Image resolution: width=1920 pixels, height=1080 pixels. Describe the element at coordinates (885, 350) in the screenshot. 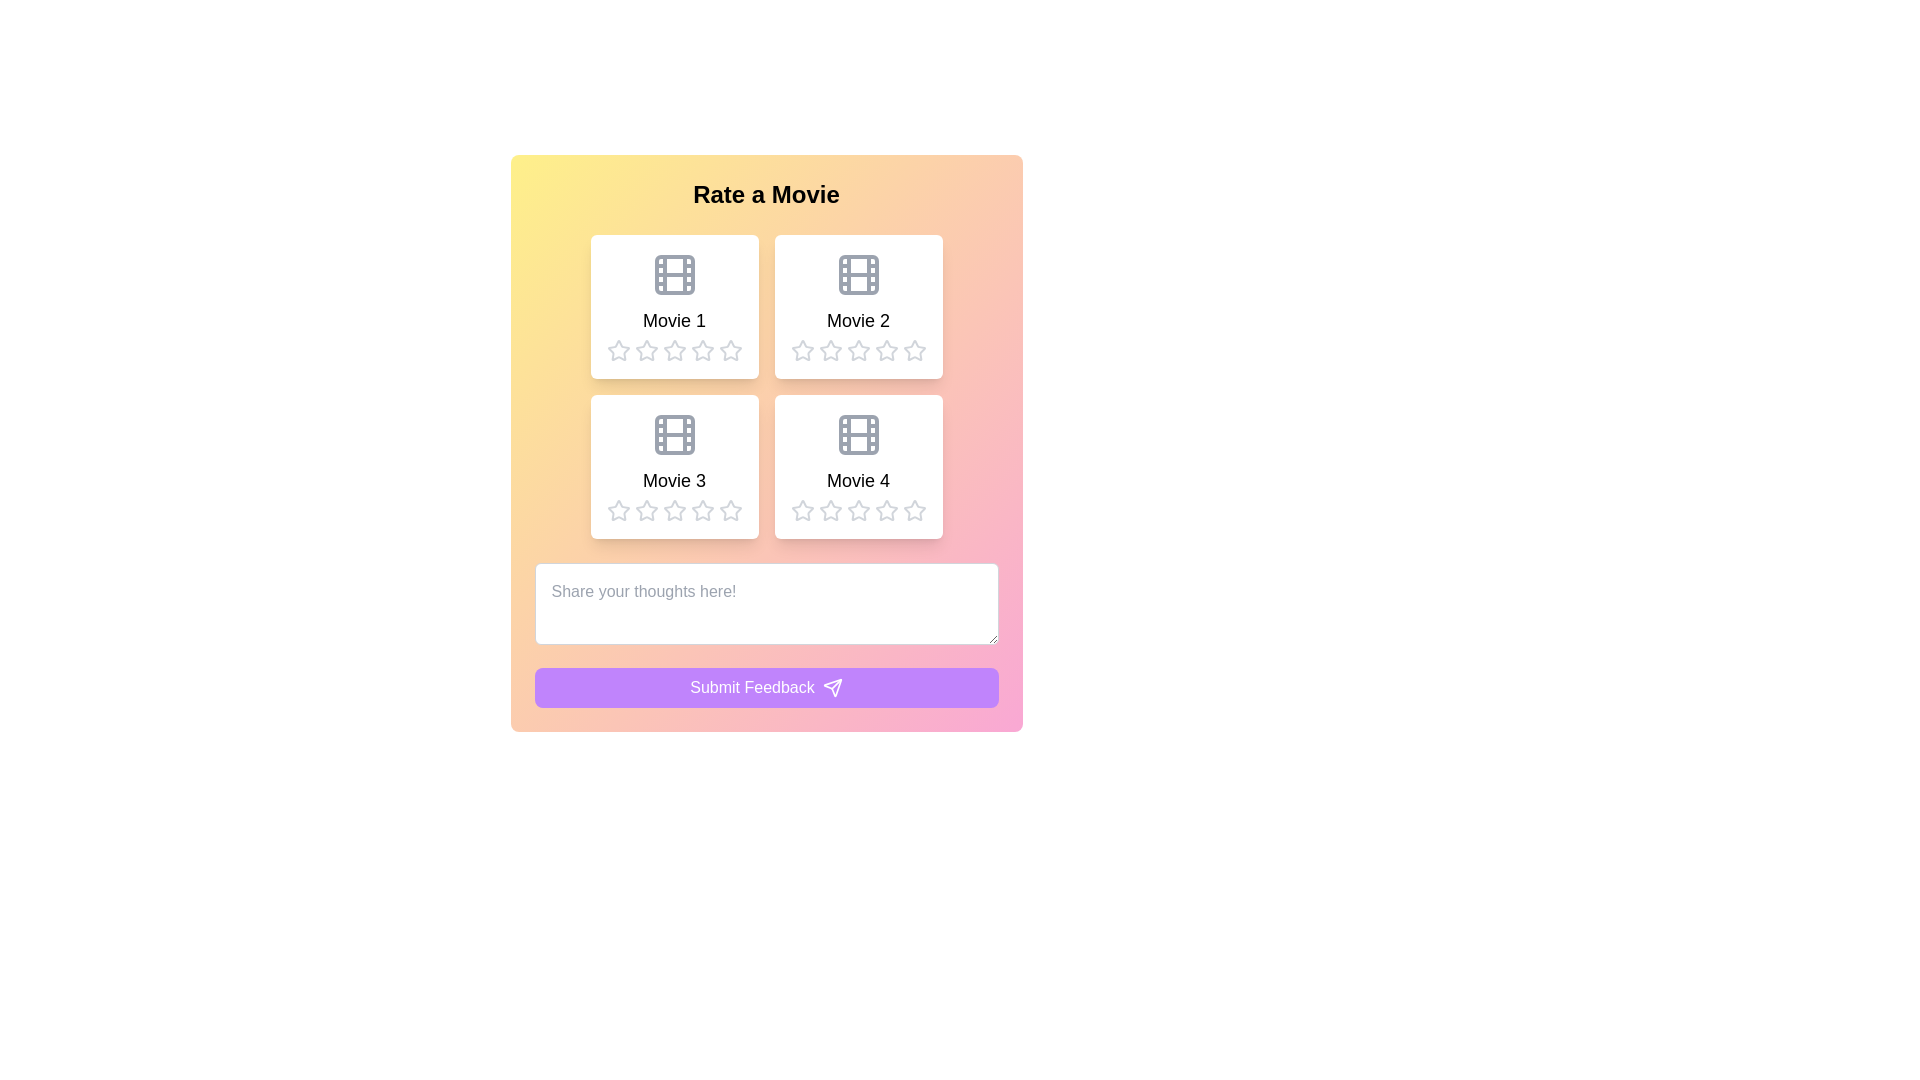

I see `the third star in the 5-star rating row under 'Movie 2'` at that location.